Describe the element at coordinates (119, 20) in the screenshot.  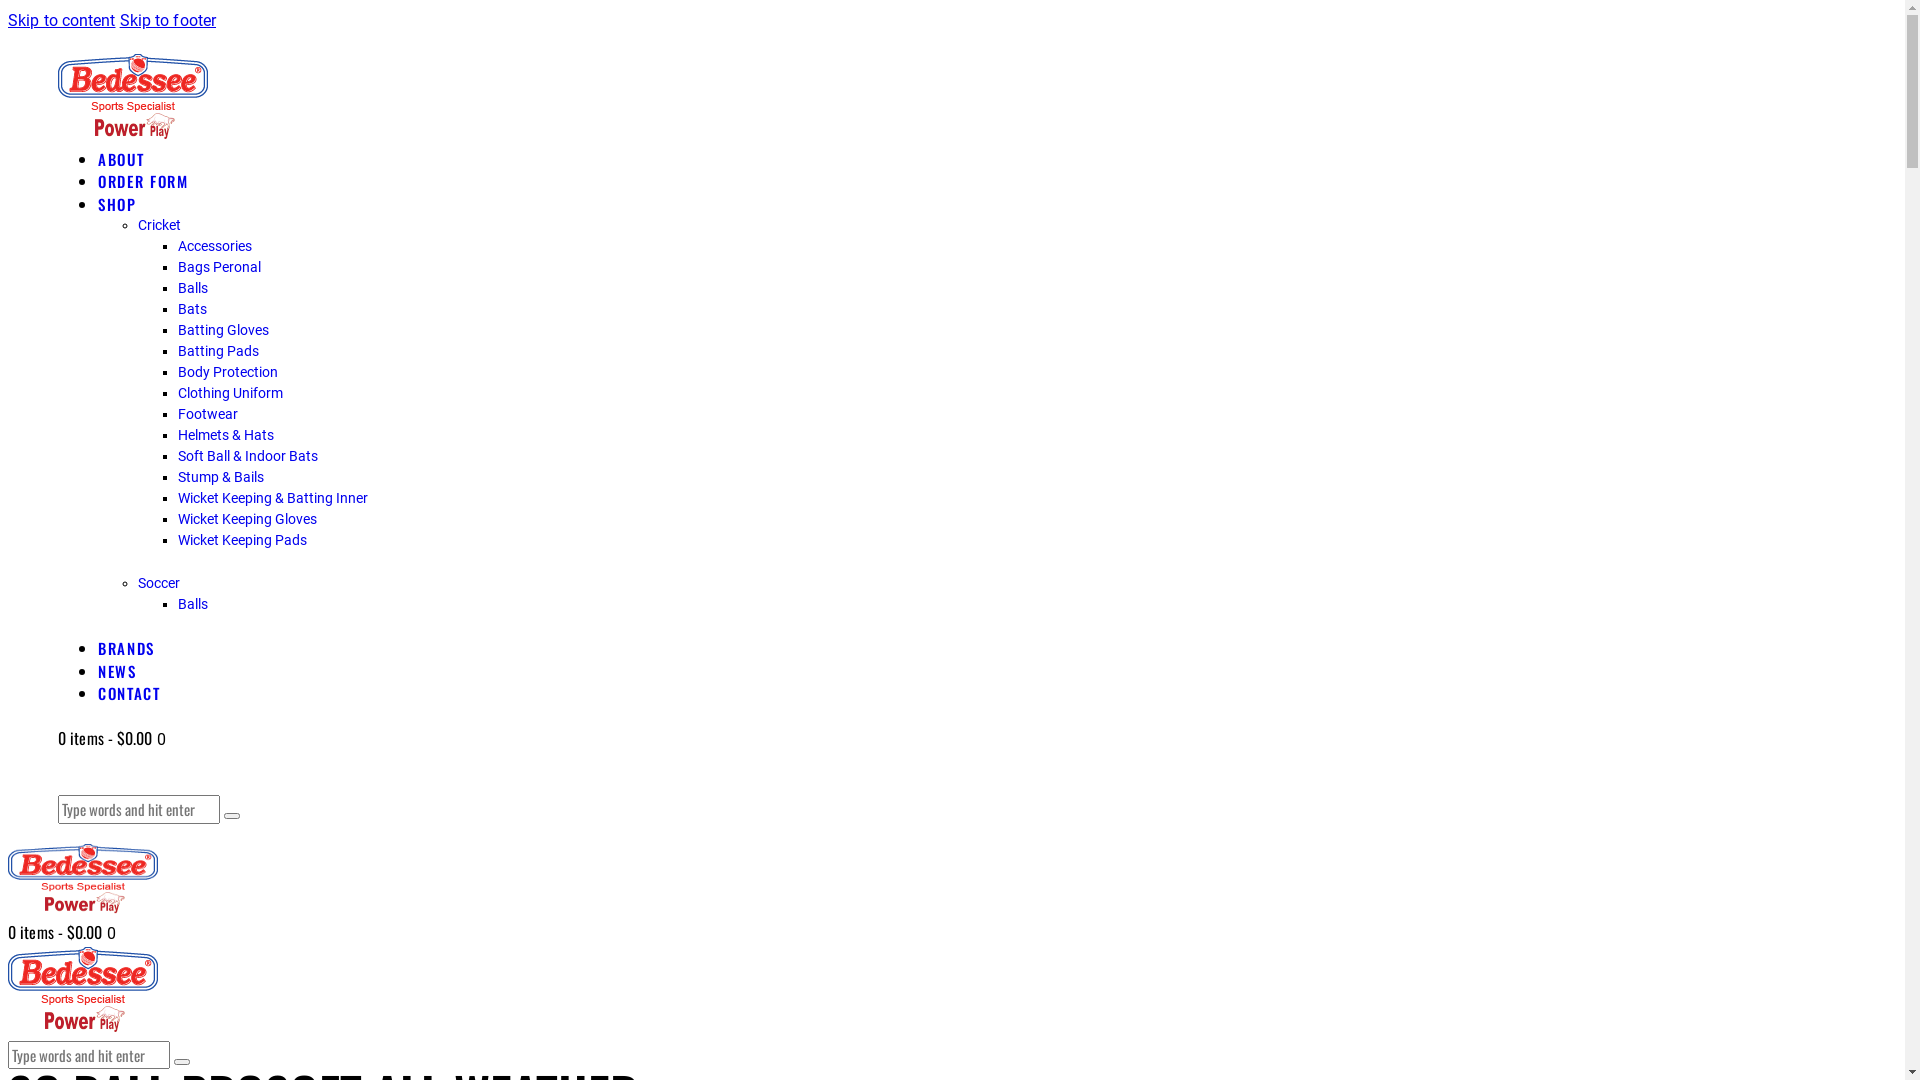
I see `'Skip to footer'` at that location.